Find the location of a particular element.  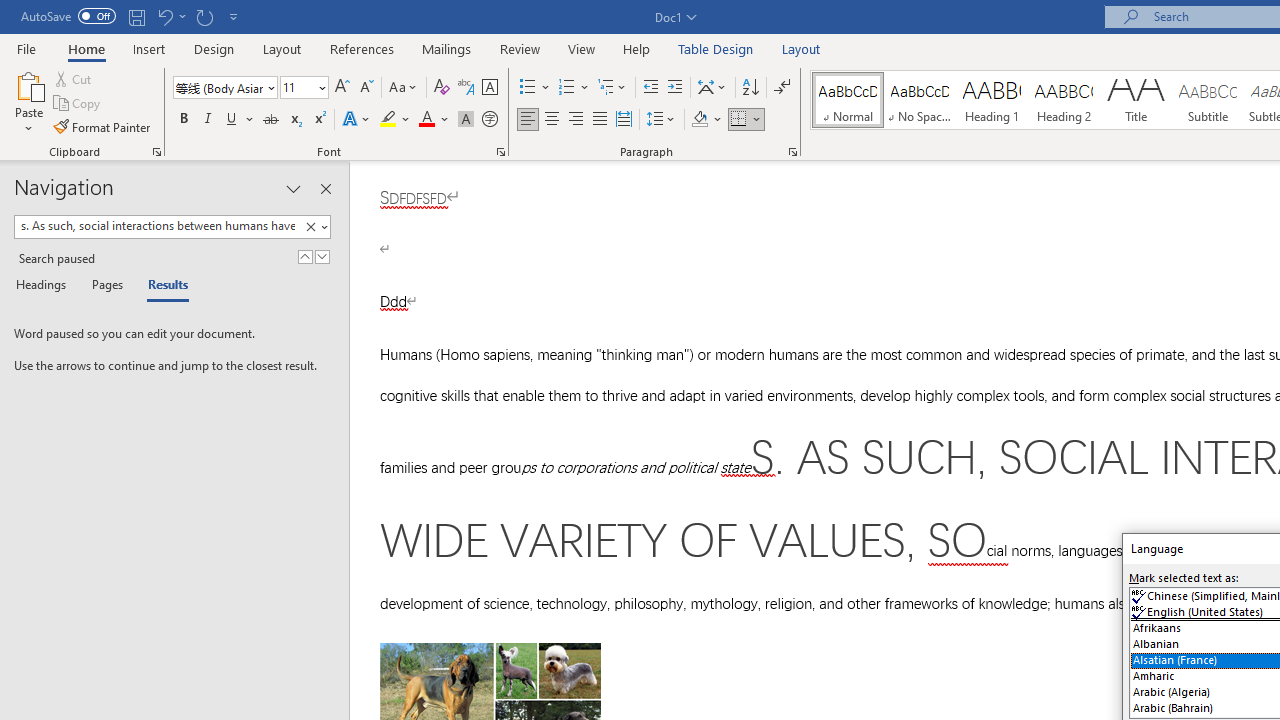

'Subscript' is located at coordinates (294, 119).